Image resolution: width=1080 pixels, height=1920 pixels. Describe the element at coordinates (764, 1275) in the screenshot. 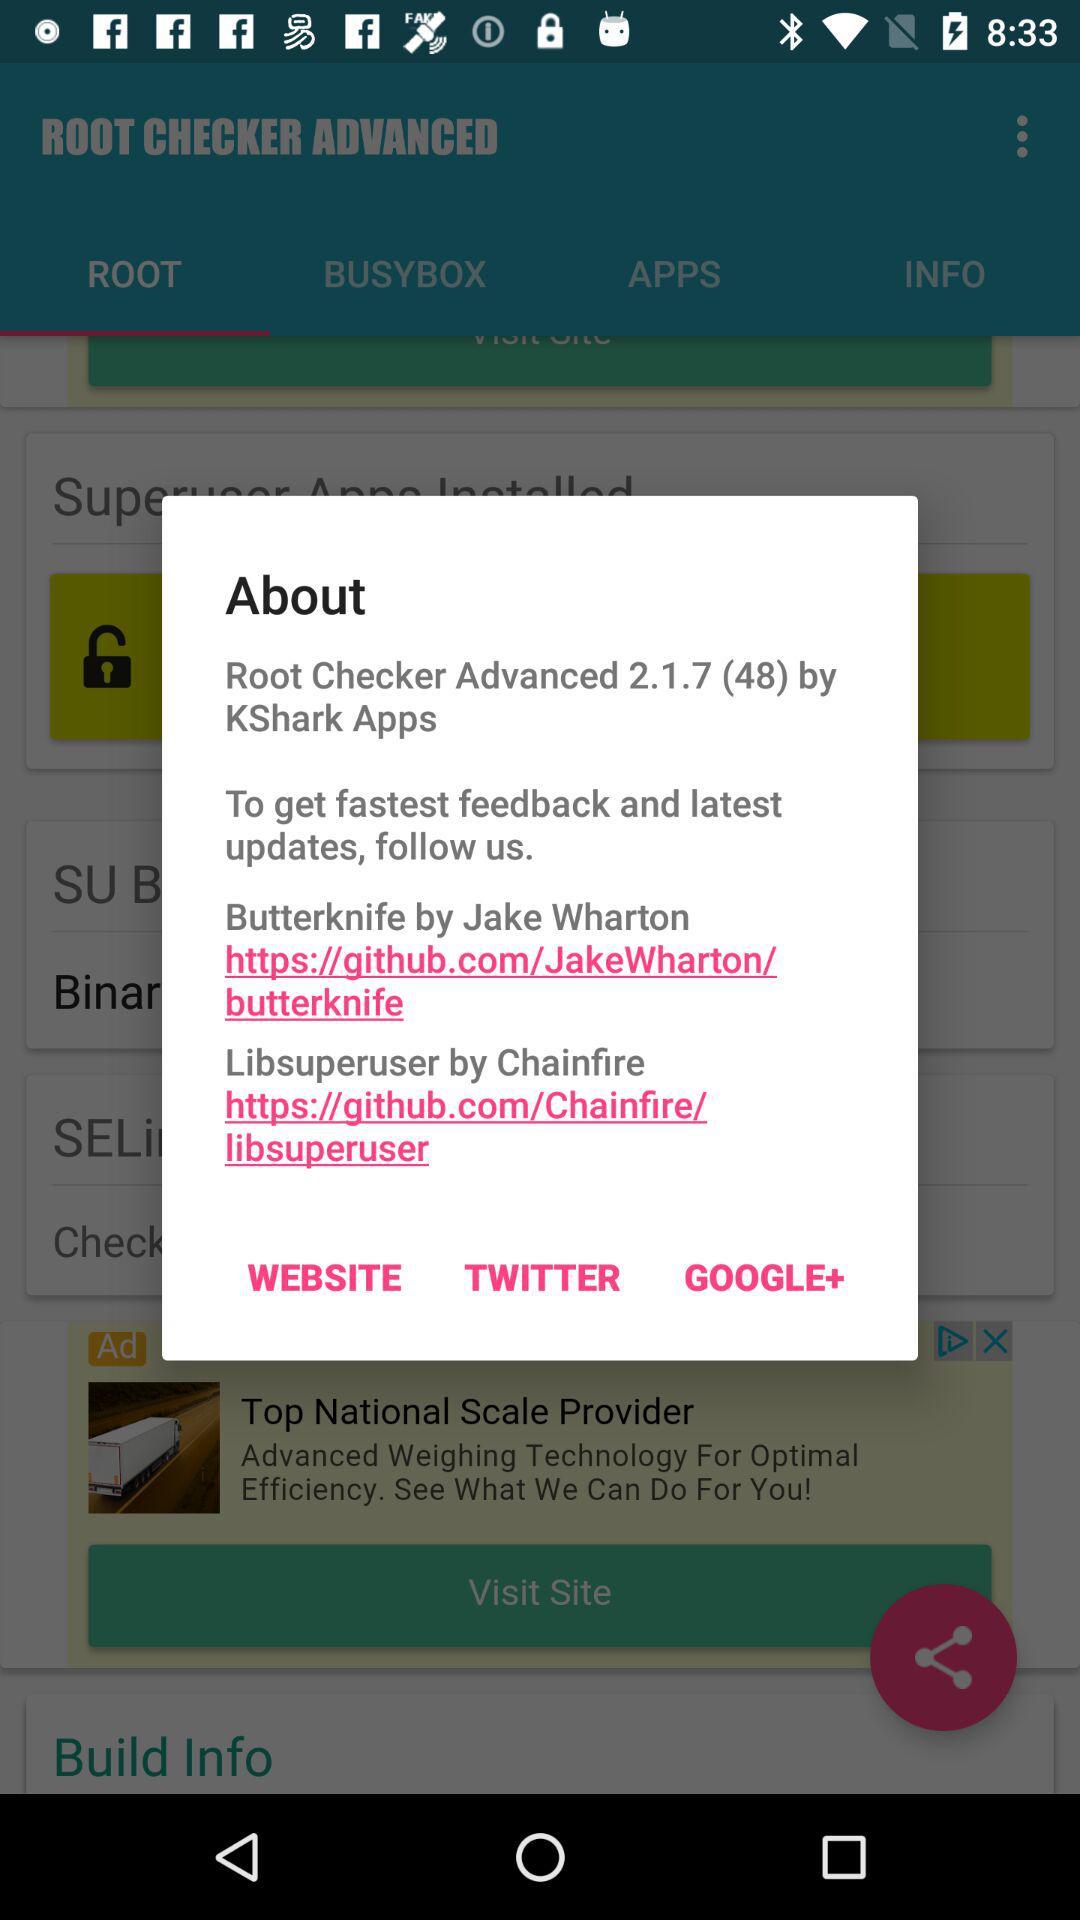

I see `the icon to the right of twitter item` at that location.